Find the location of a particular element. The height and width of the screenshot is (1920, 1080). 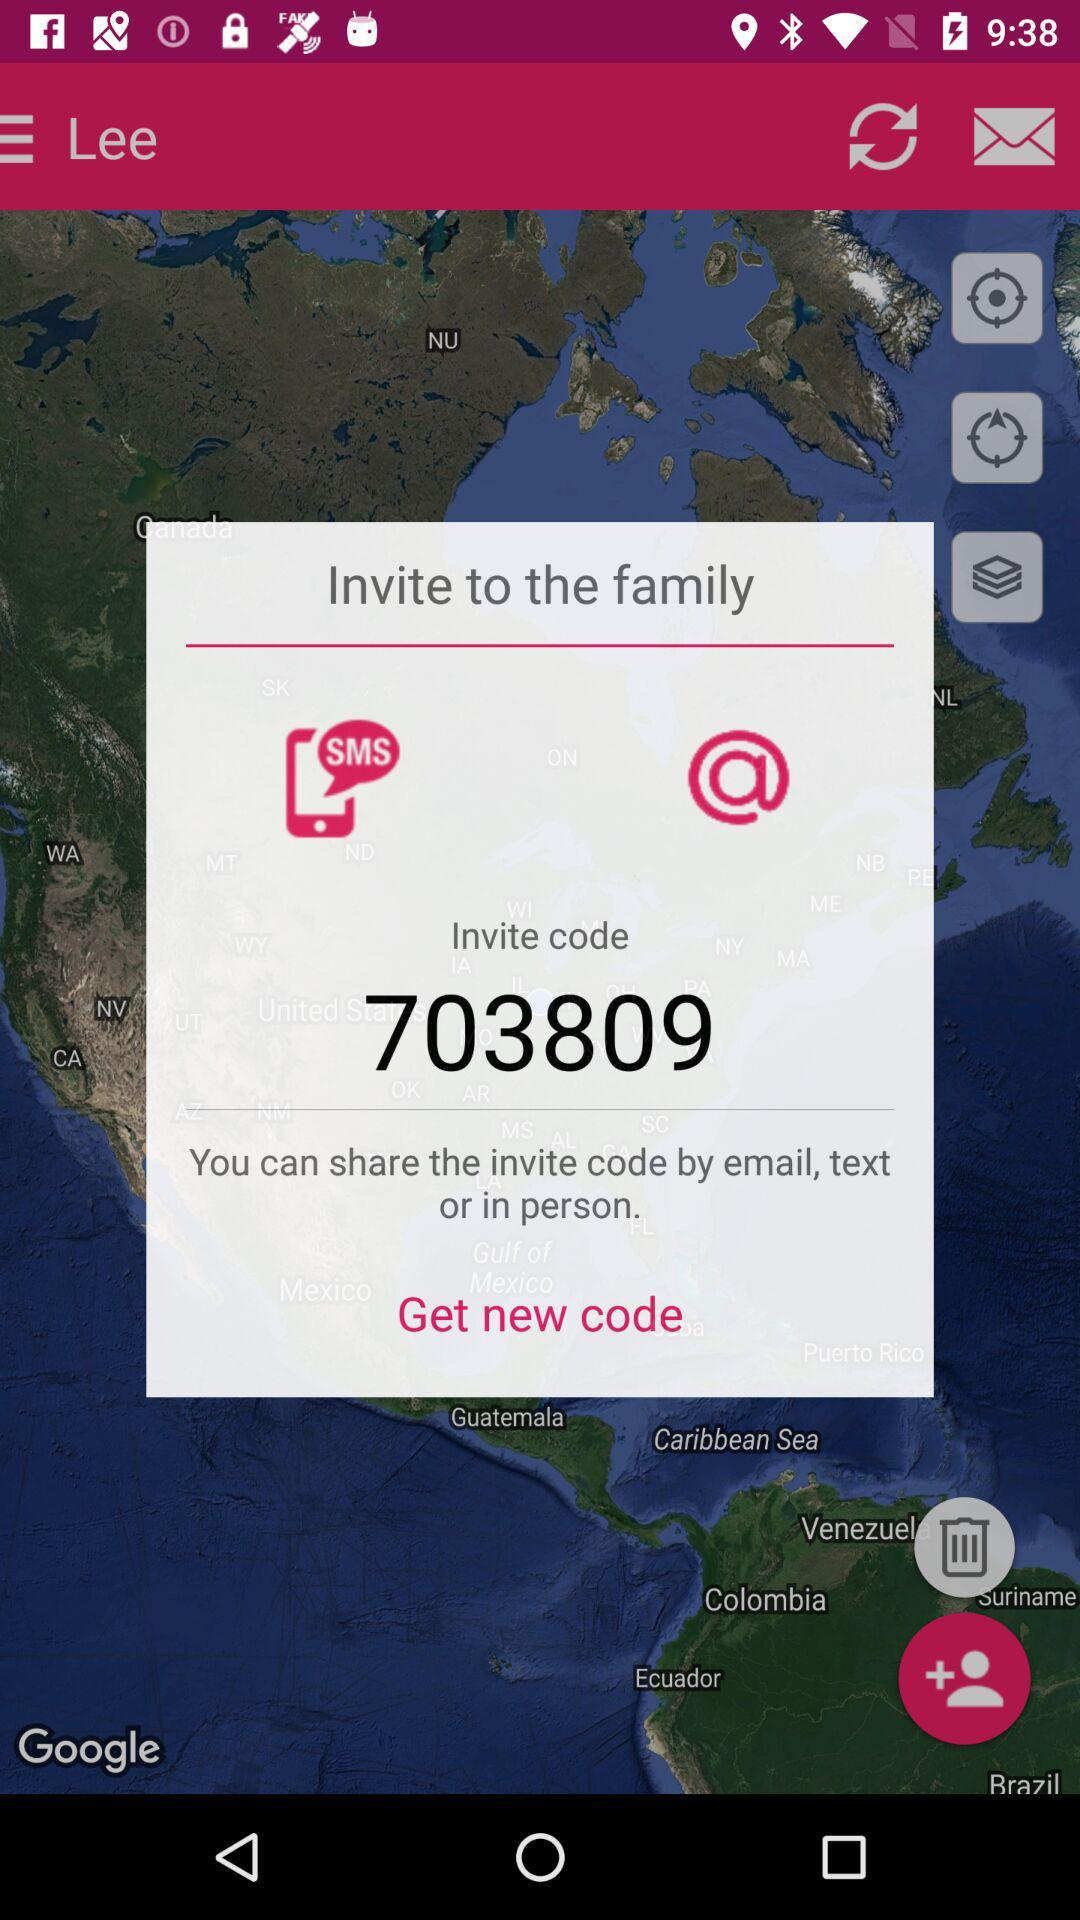

the email icon is located at coordinates (1014, 135).